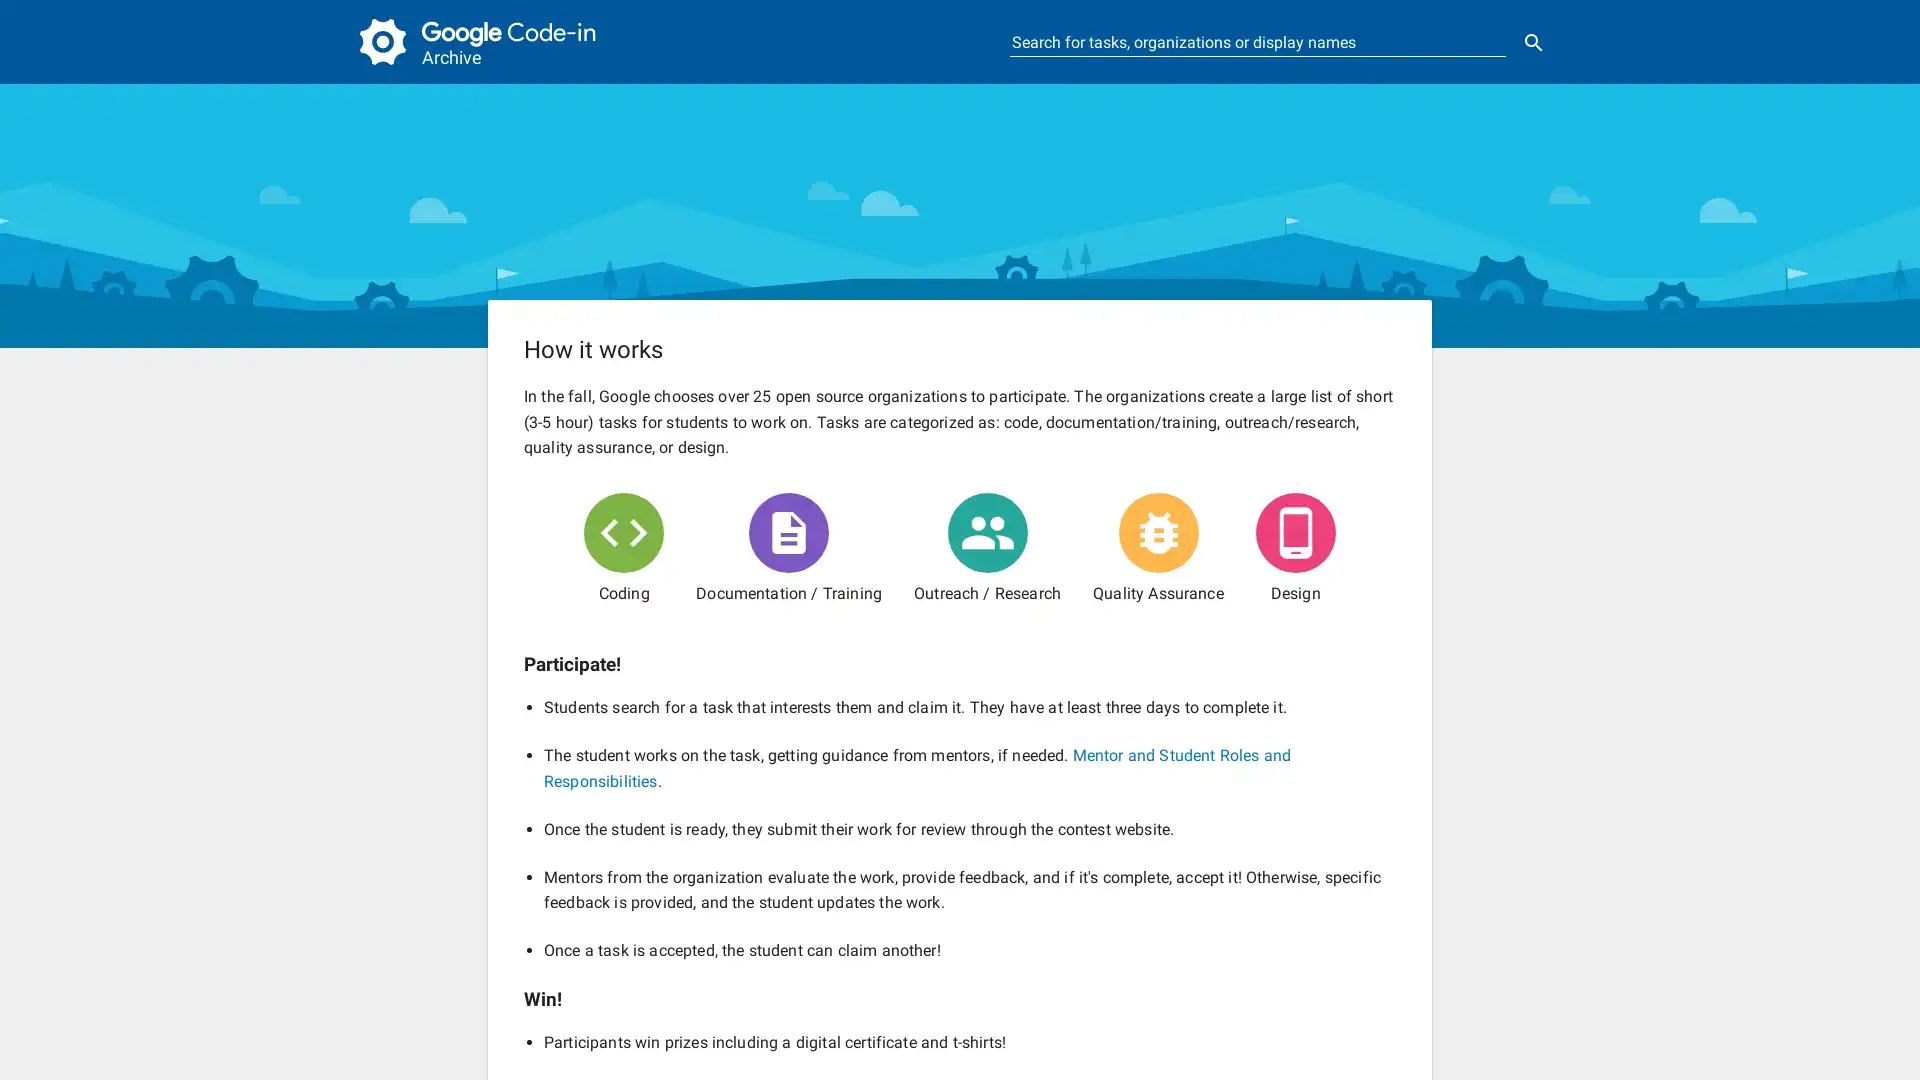  What do you see at coordinates (1533, 42) in the screenshot?
I see `search` at bounding box center [1533, 42].